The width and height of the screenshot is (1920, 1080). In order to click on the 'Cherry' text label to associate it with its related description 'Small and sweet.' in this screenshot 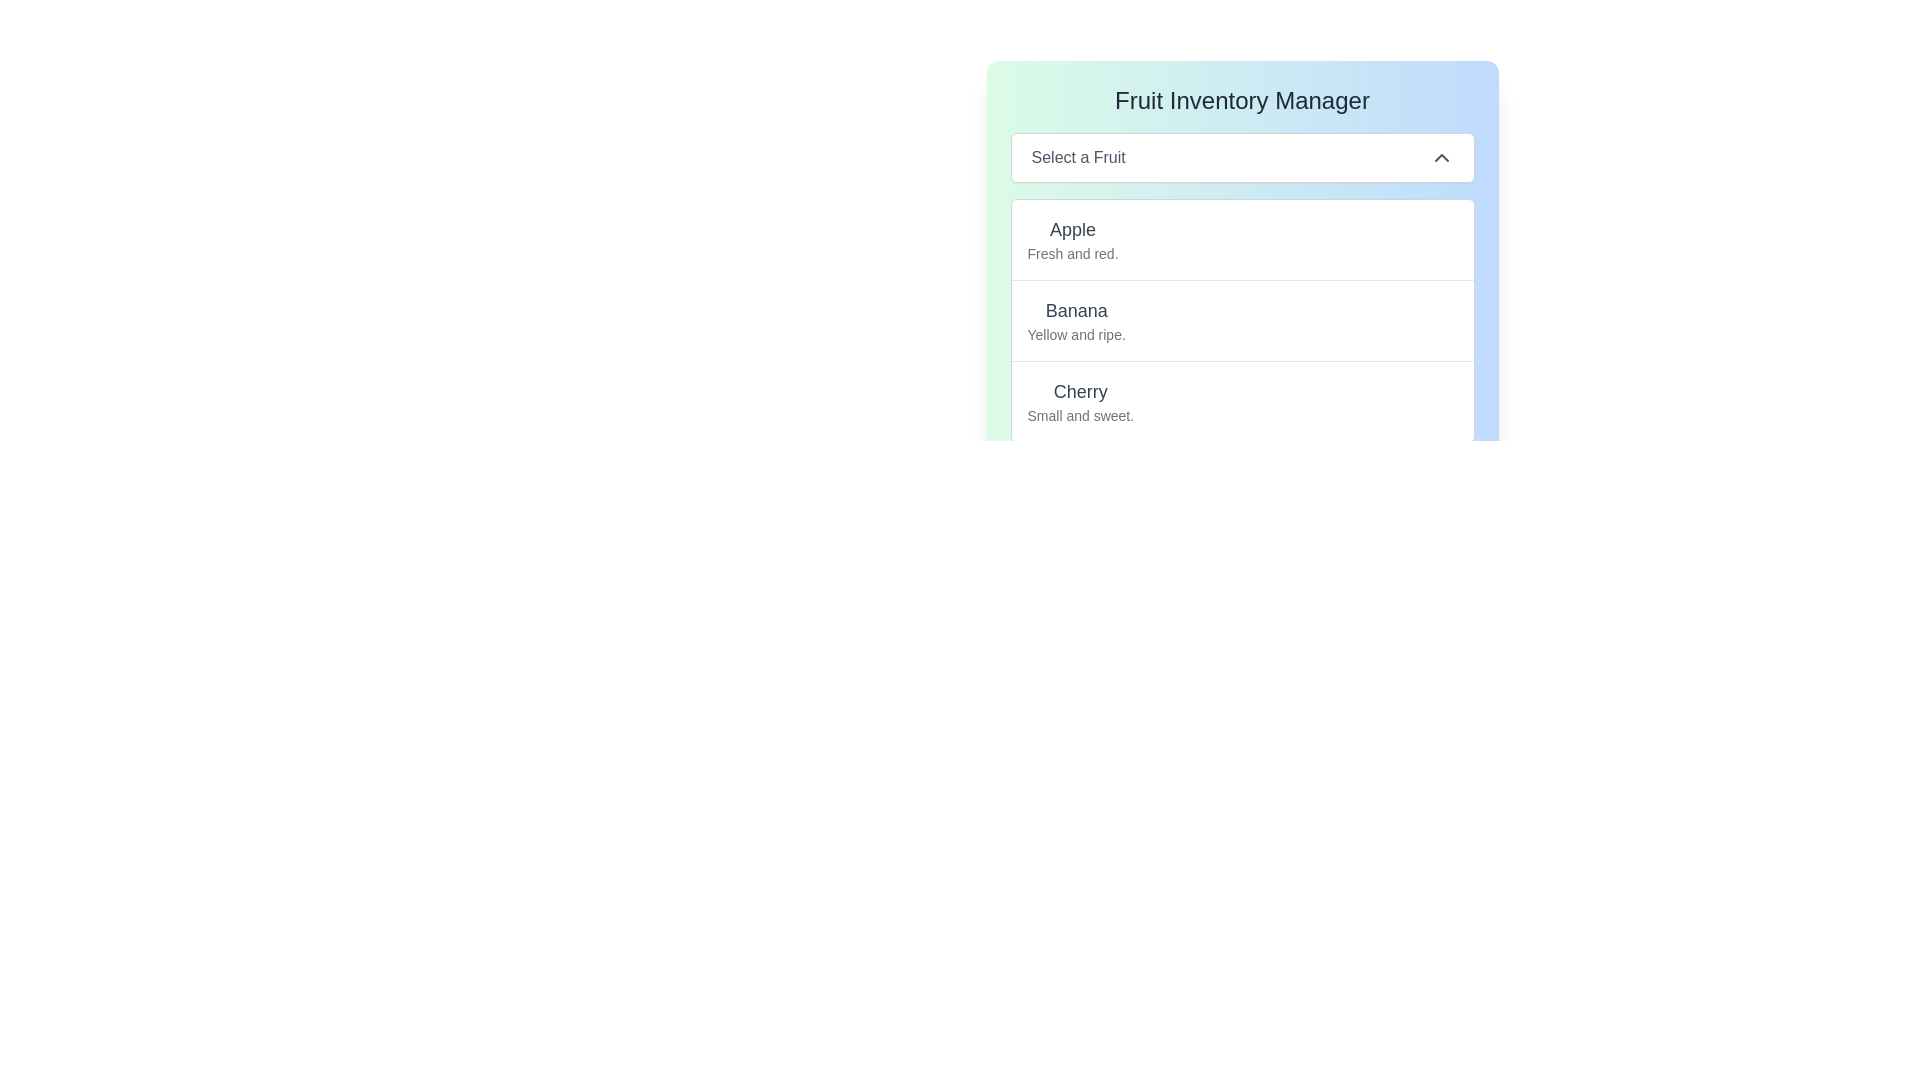, I will do `click(1079, 392)`.